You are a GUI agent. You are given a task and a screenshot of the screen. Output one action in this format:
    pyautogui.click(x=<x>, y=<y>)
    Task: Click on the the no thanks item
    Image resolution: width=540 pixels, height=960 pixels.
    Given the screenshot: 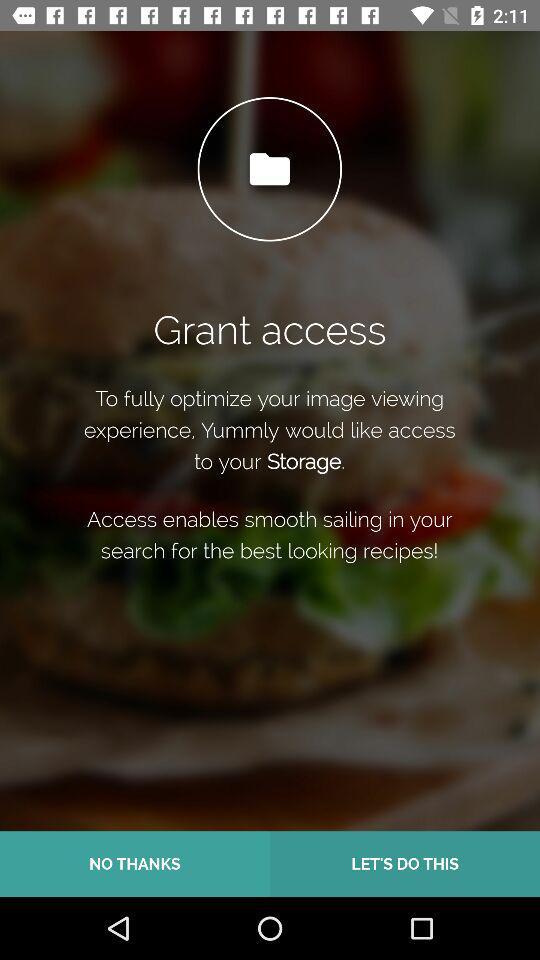 What is the action you would take?
    pyautogui.click(x=135, y=863)
    